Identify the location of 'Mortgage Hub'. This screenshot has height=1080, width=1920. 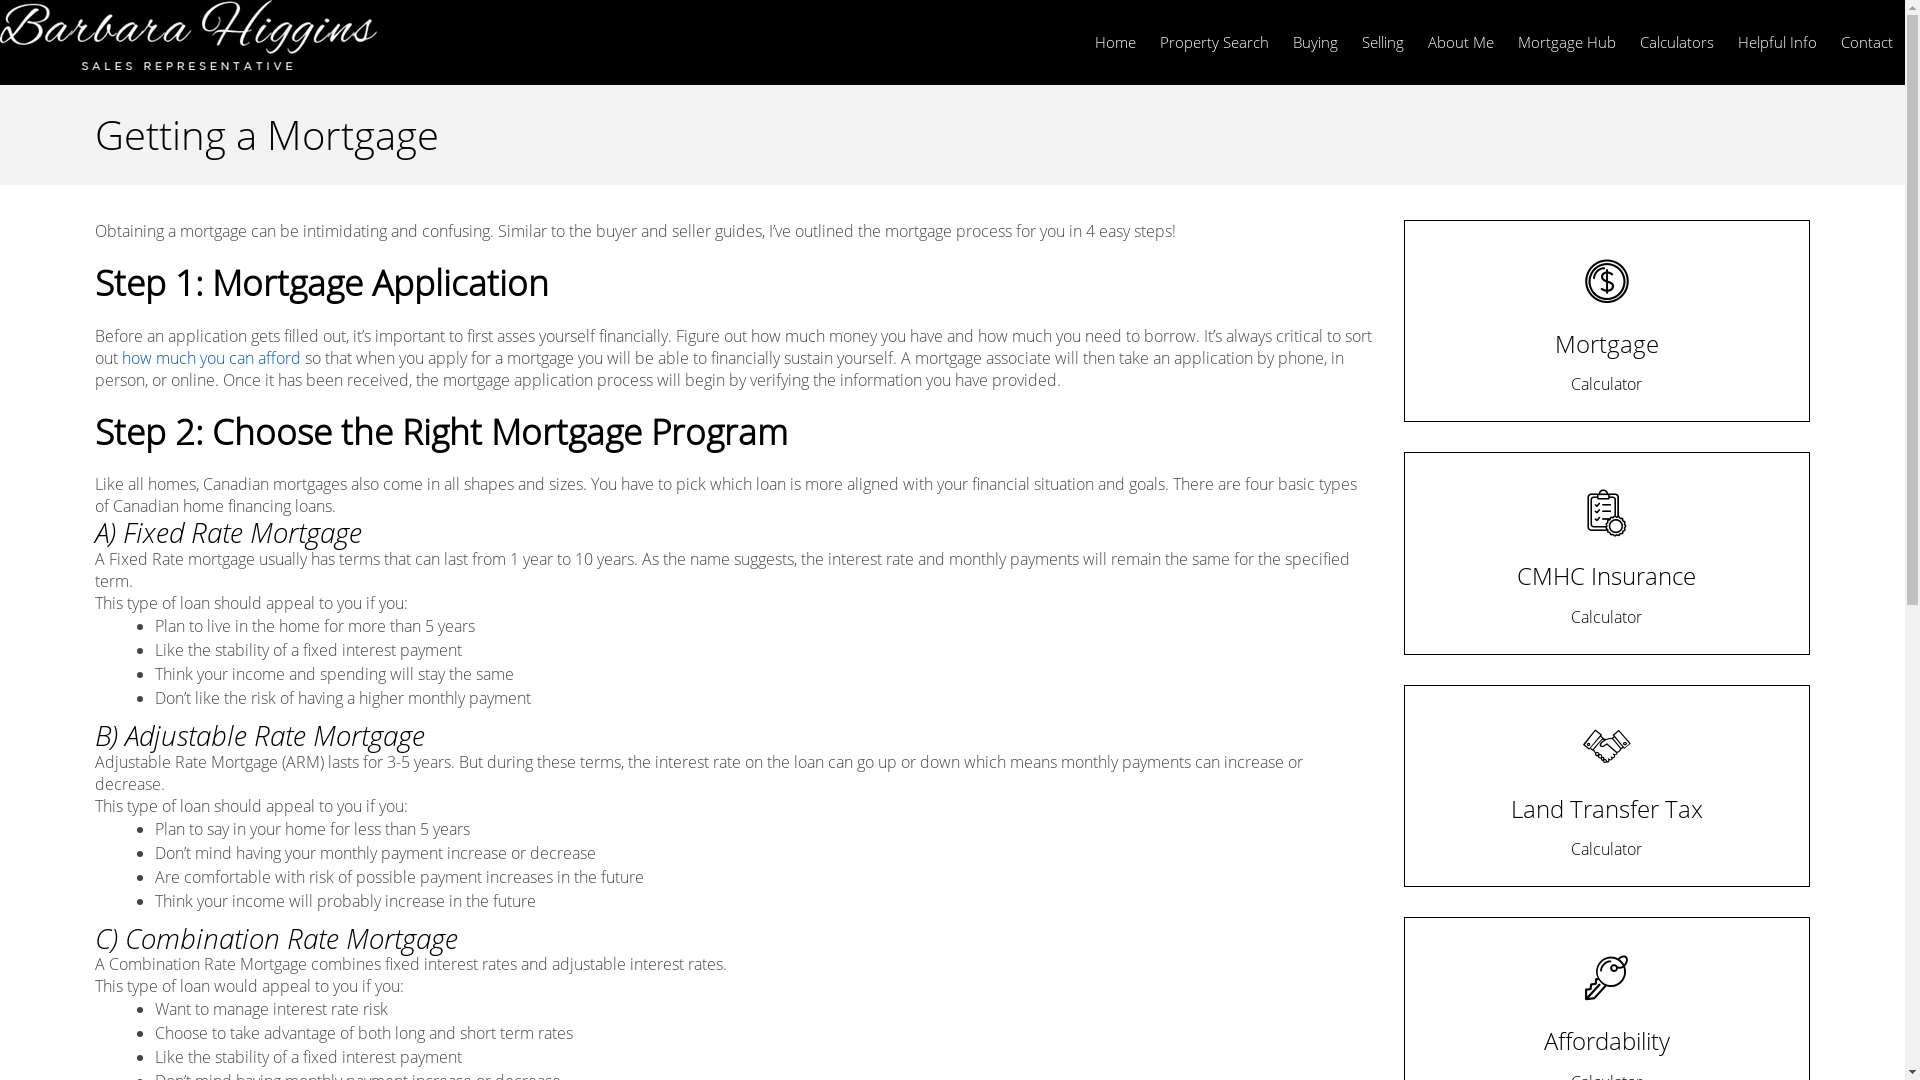
(1565, 42).